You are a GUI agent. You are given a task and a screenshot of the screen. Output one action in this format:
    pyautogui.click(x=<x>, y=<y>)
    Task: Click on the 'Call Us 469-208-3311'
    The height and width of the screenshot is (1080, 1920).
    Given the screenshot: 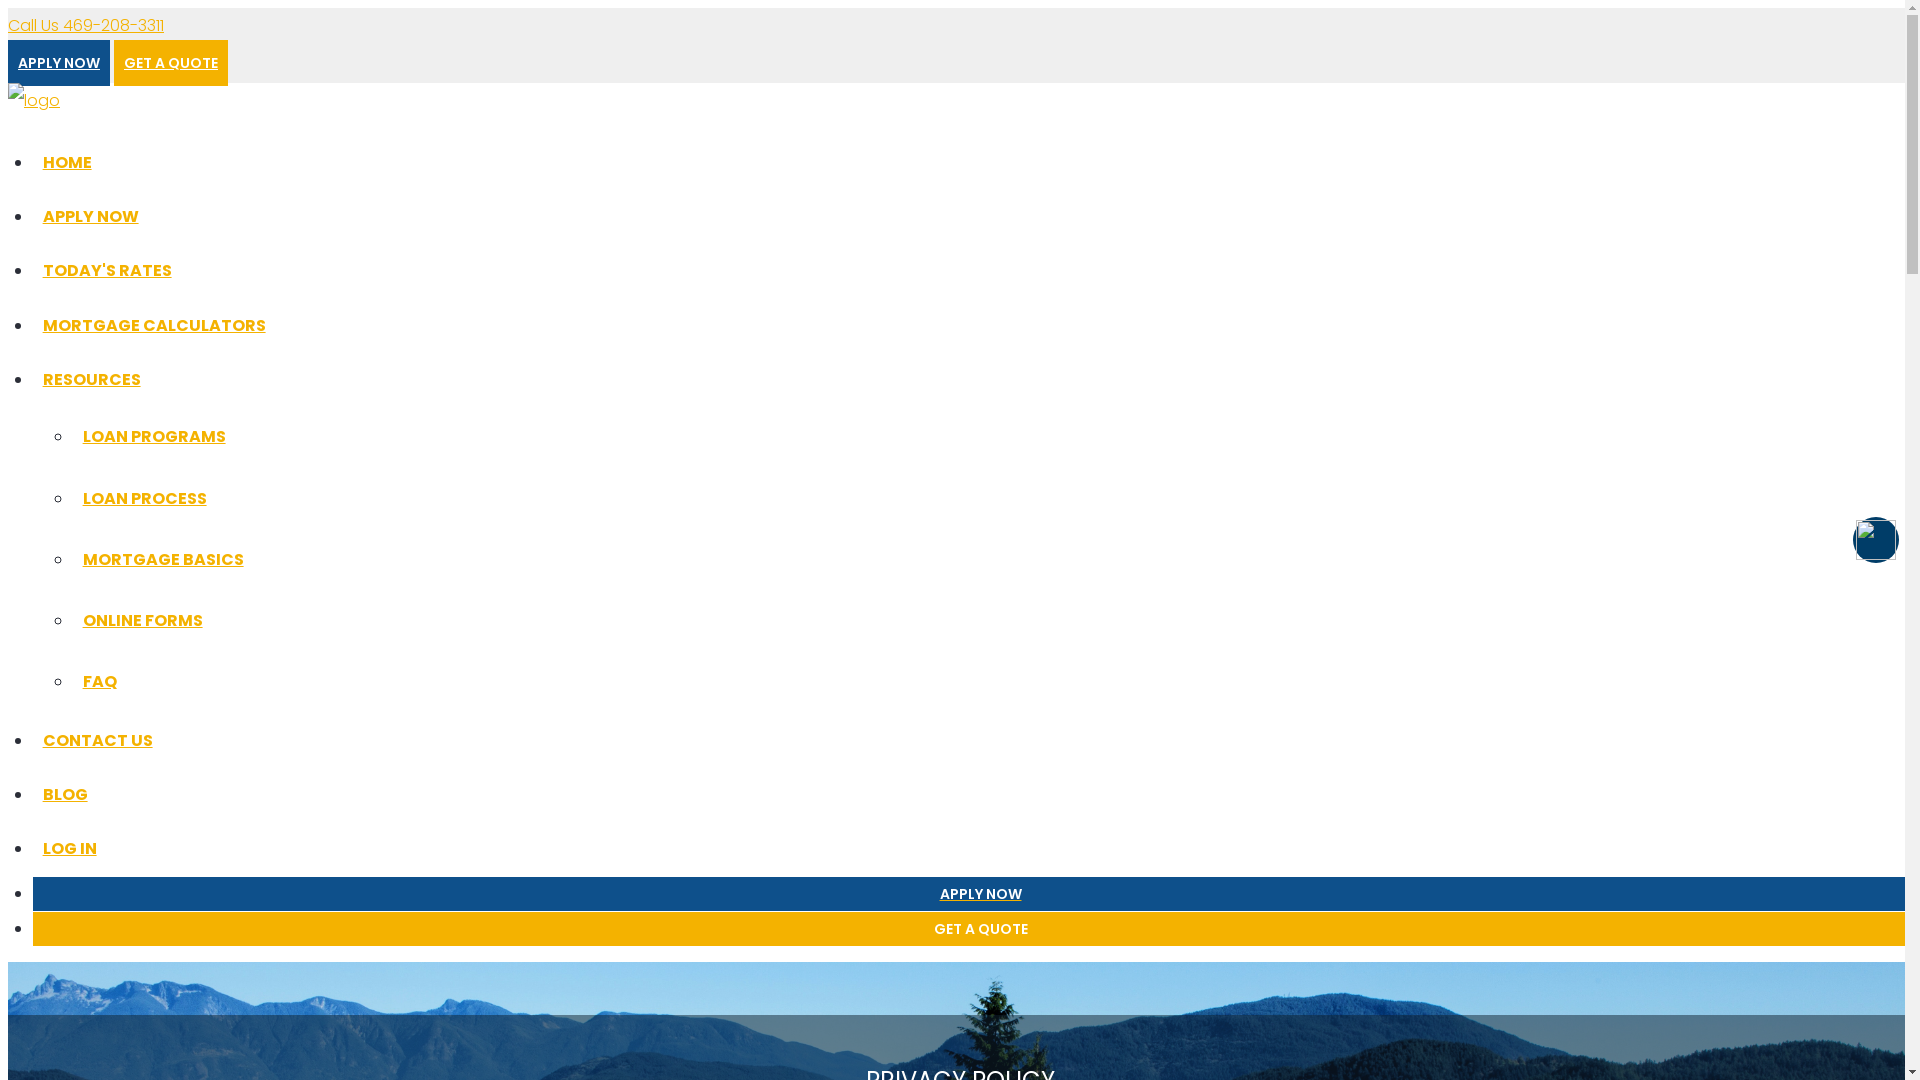 What is the action you would take?
    pyautogui.click(x=85, y=25)
    